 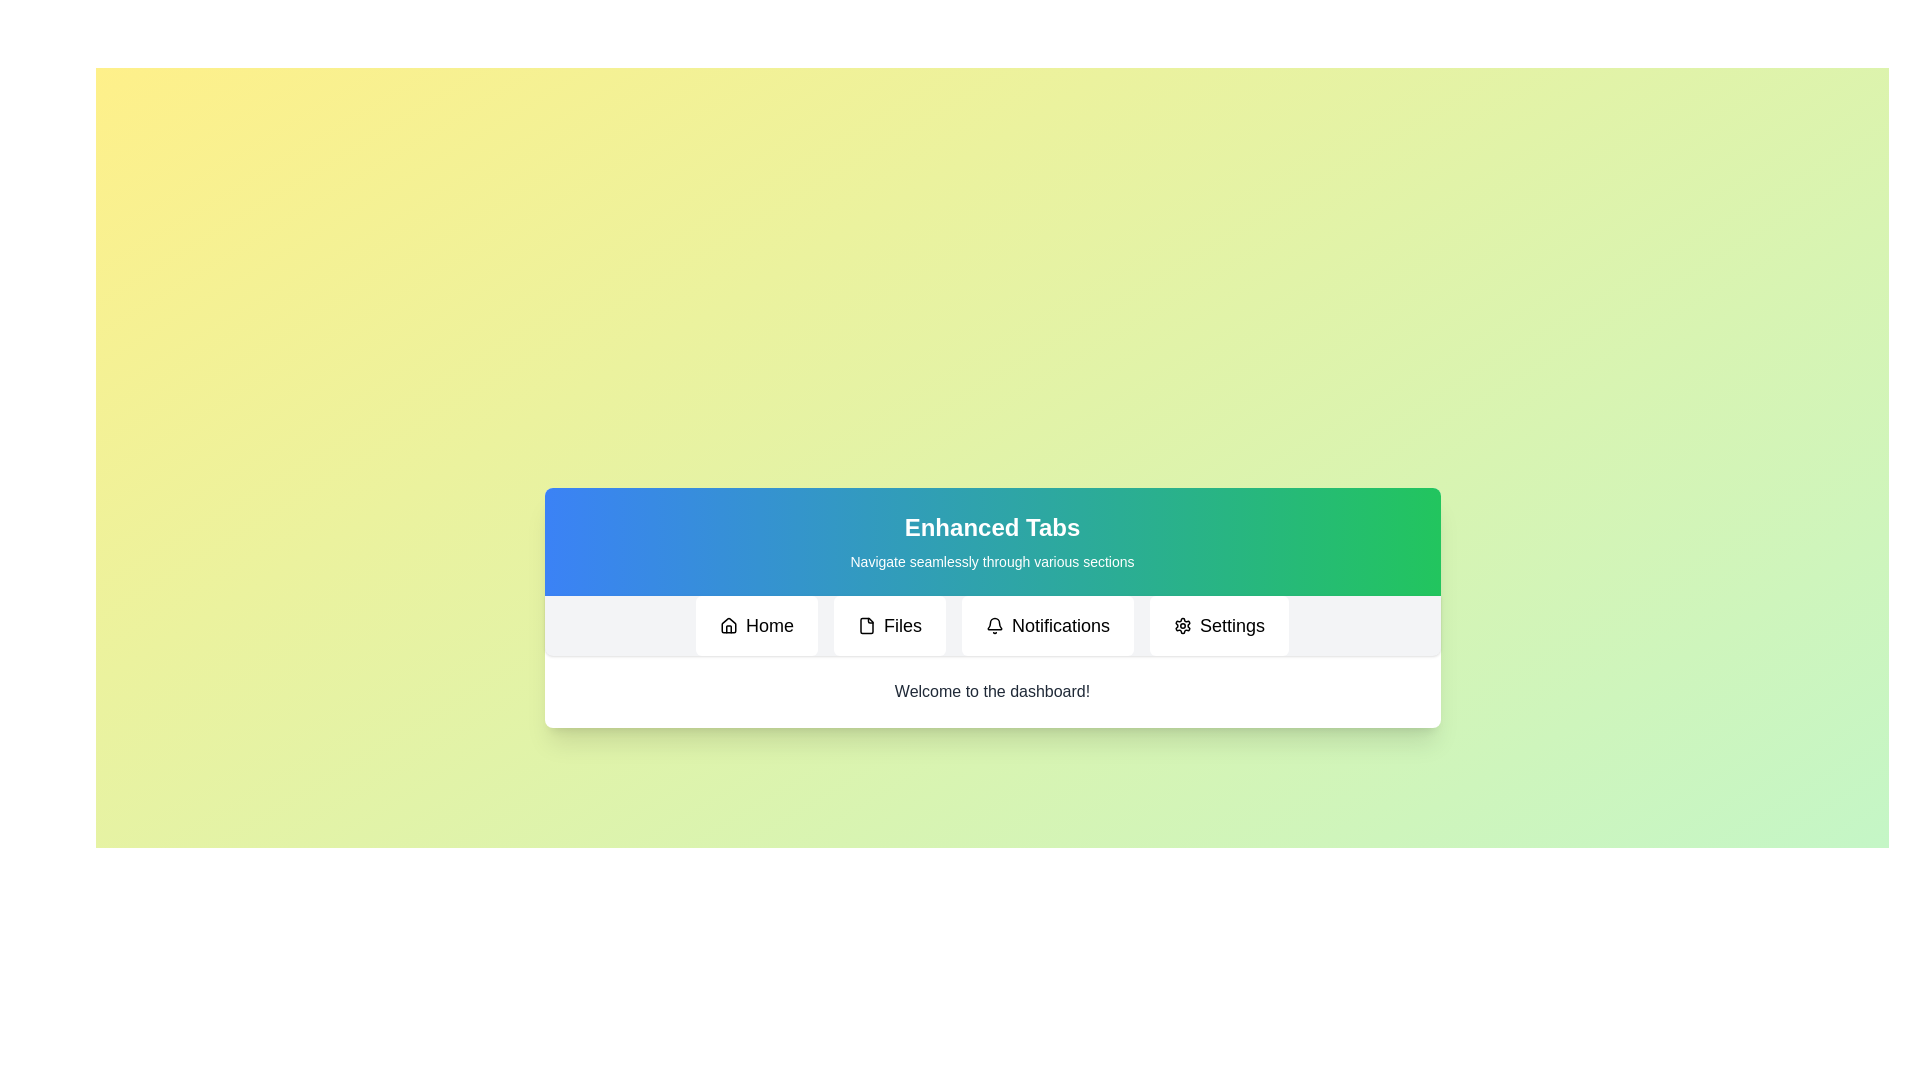 I want to click on the 'Notifications' text label in the horizontal navigation bar, which is the third tab from the left, following the 'Files' tab and preceding the 'Settings' tab, so click(x=1059, y=624).